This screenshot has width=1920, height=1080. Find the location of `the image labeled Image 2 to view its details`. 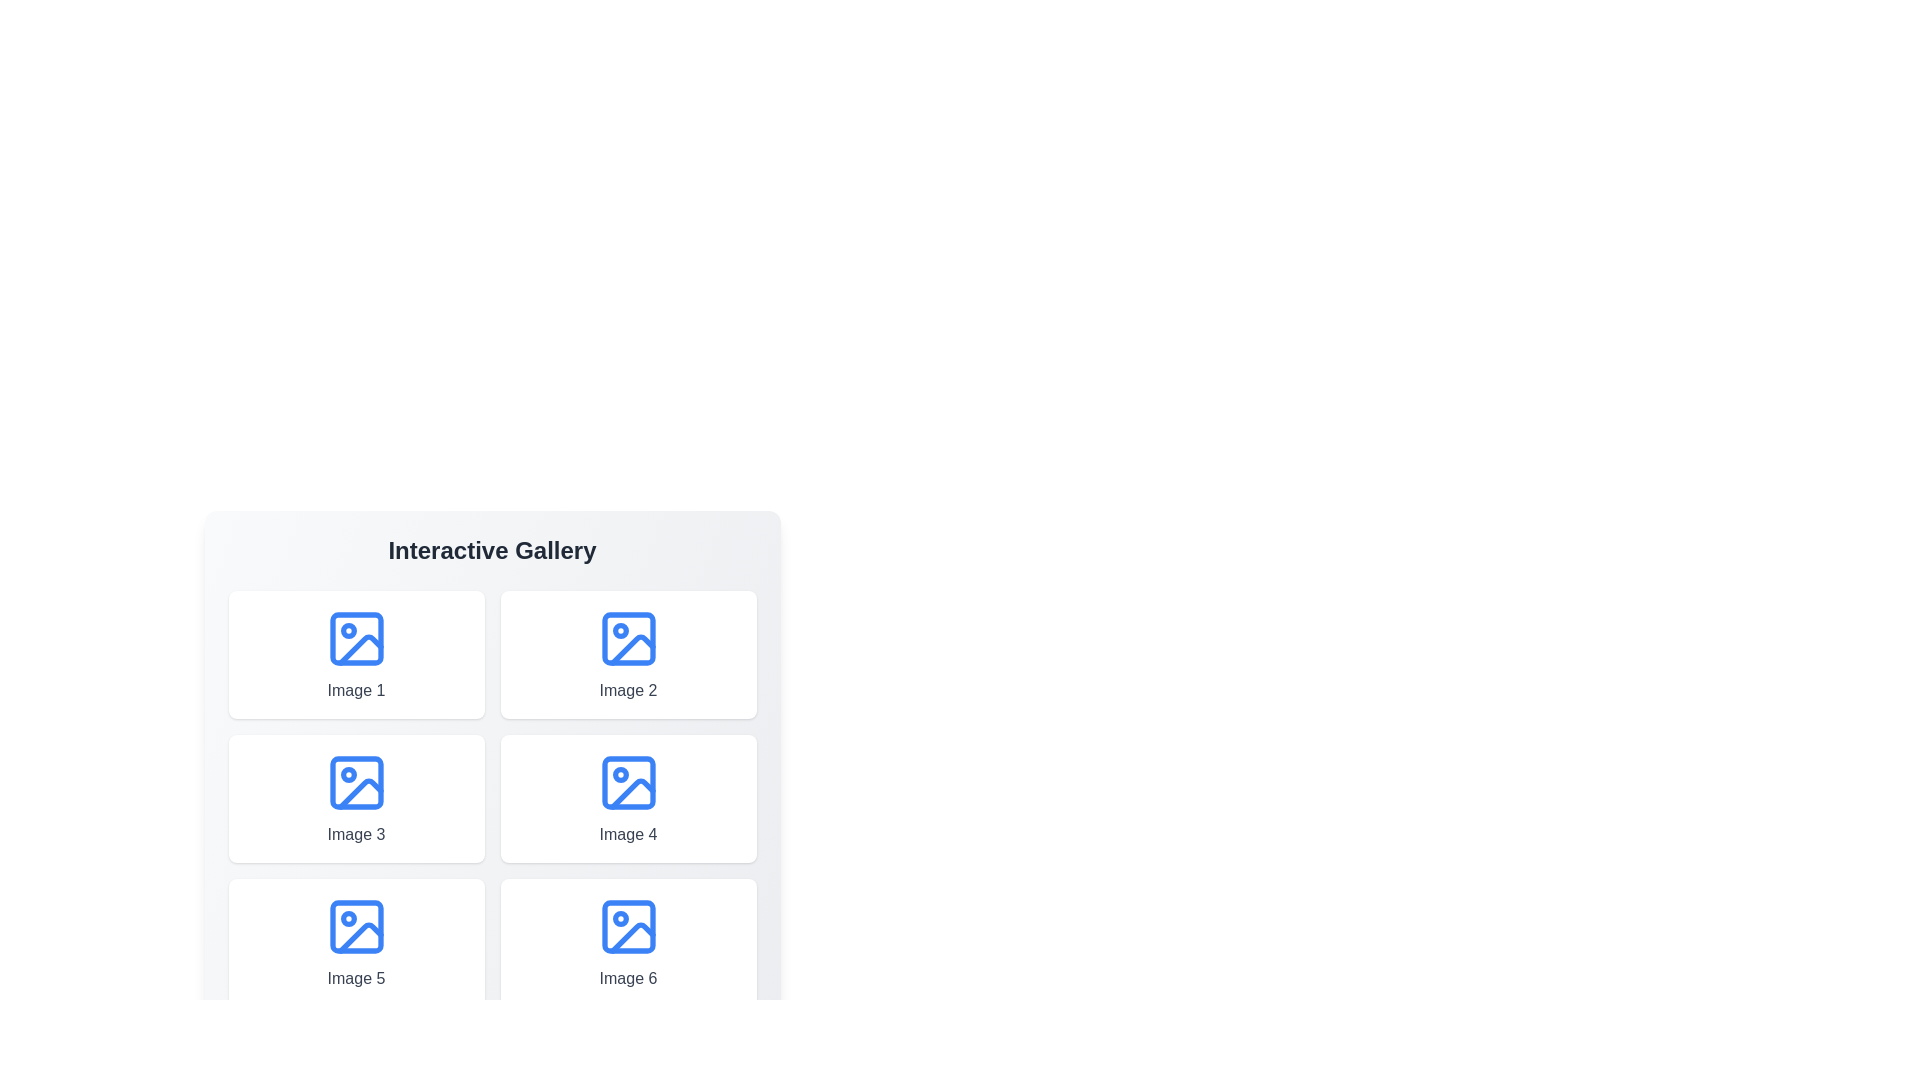

the image labeled Image 2 to view its details is located at coordinates (627, 655).